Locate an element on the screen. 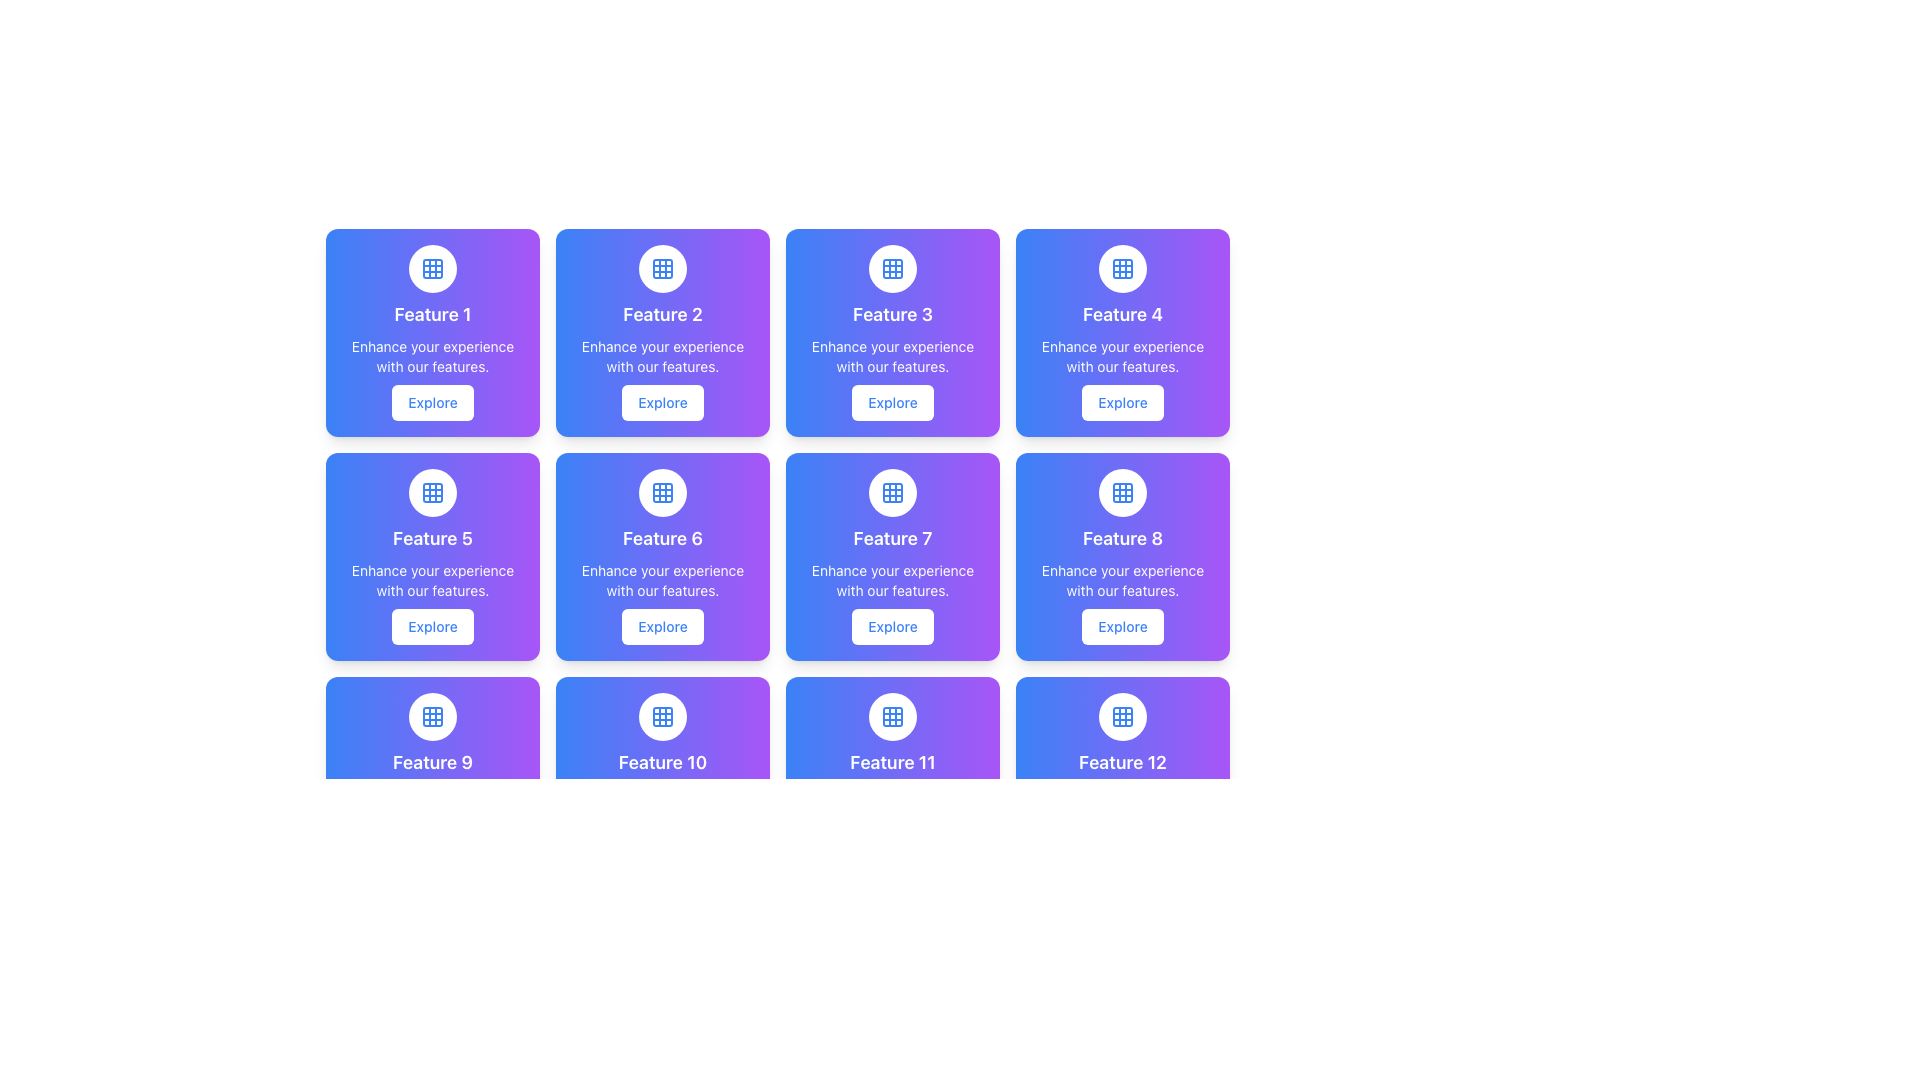 The image size is (1920, 1080). the 'Explore' button, which is a rectangular button with rounded corners and a white background, featuring blue text and a hover effect that changes the background to blue and the text to white is located at coordinates (431, 402).